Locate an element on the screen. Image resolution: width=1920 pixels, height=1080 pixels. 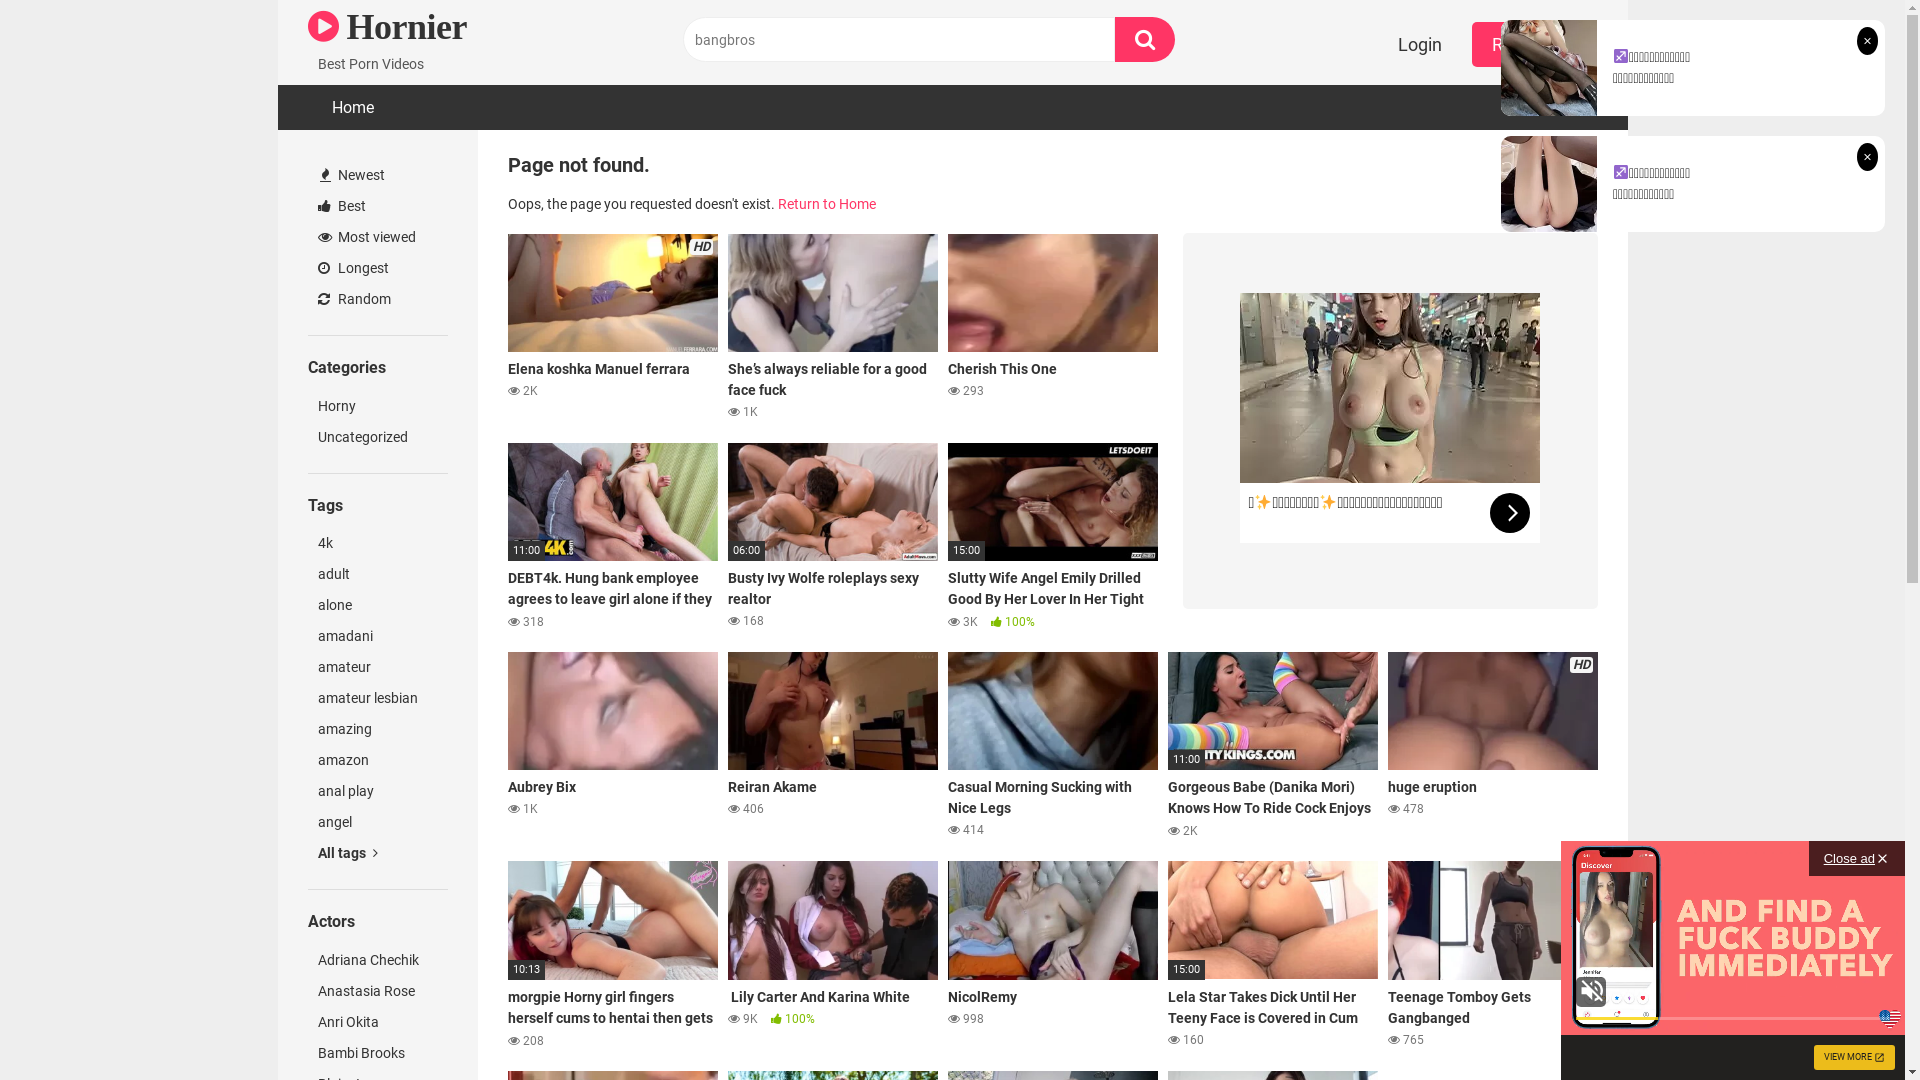
'Bambi Brooks' is located at coordinates (378, 1052).